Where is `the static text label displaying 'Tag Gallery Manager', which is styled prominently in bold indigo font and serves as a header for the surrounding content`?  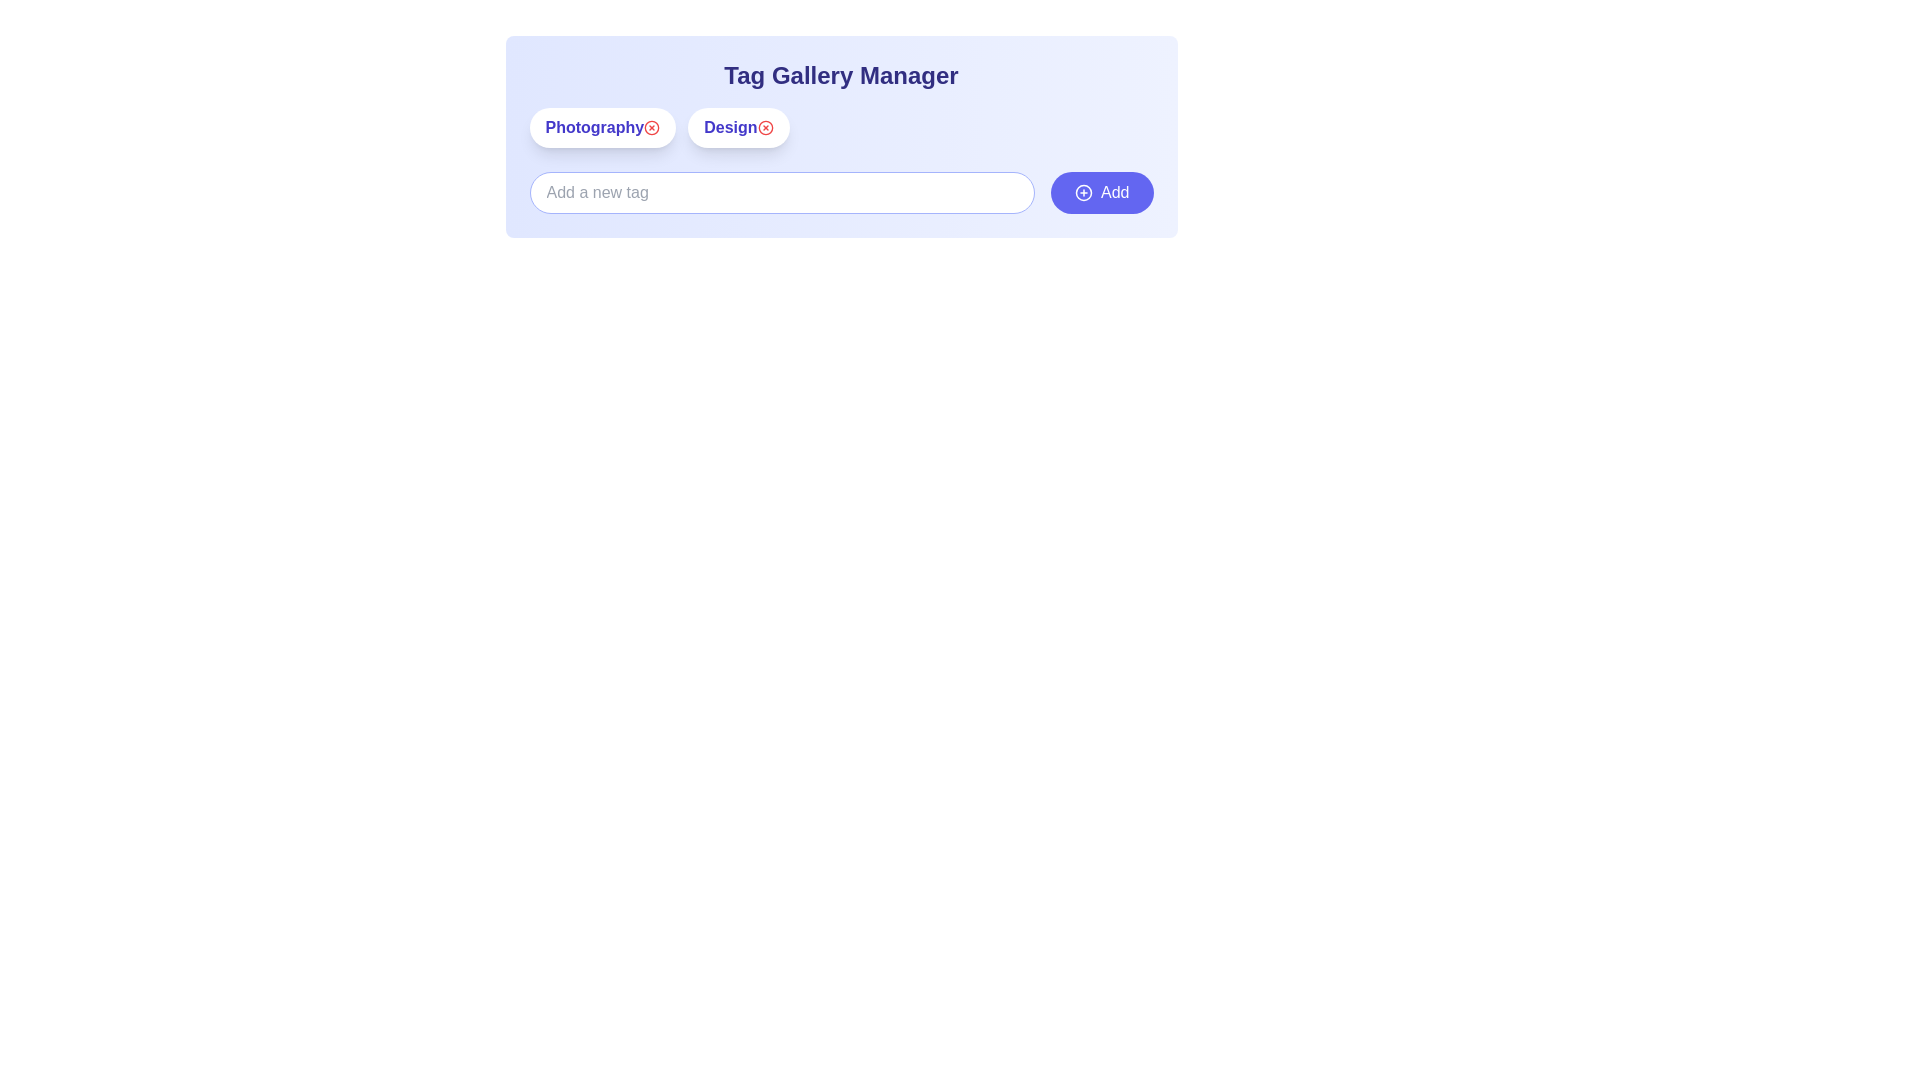 the static text label displaying 'Tag Gallery Manager', which is styled prominently in bold indigo font and serves as a header for the surrounding content is located at coordinates (841, 75).